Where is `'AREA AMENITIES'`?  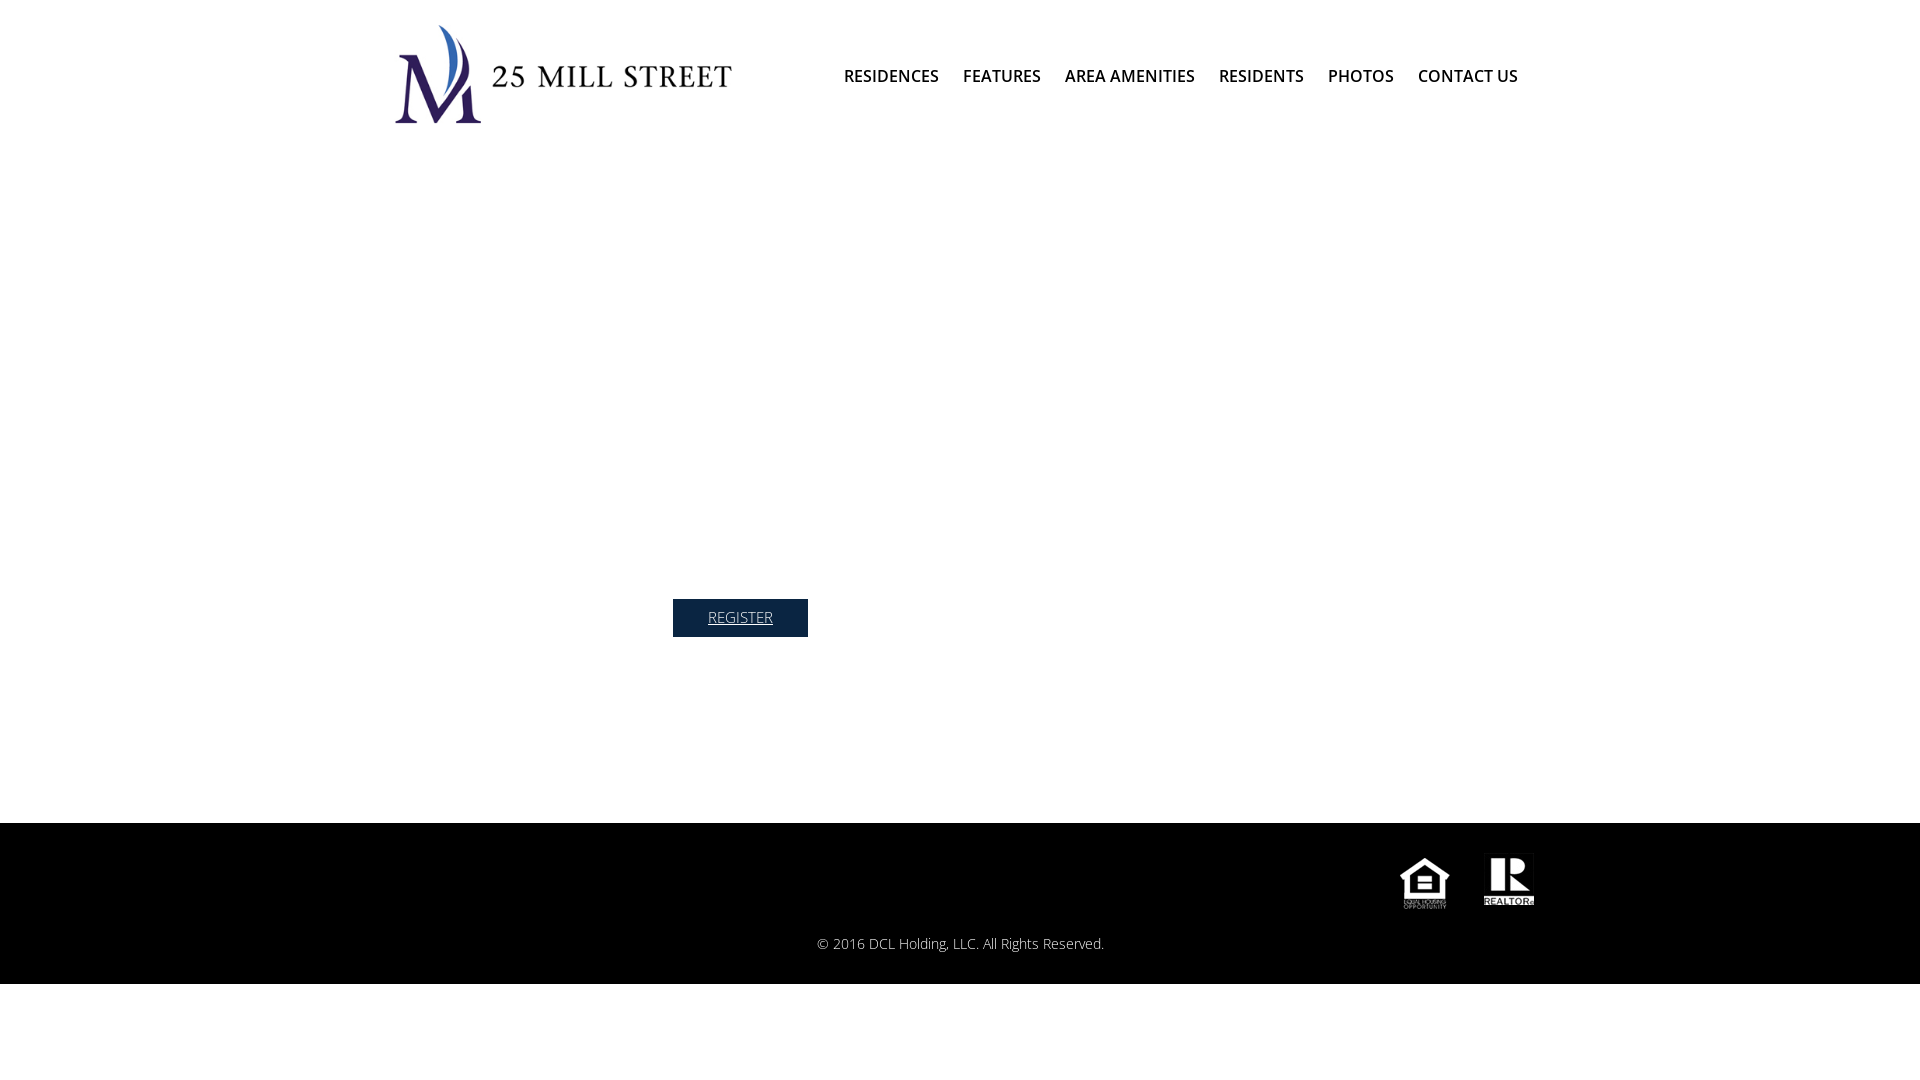
'AREA AMENITIES' is located at coordinates (1129, 75).